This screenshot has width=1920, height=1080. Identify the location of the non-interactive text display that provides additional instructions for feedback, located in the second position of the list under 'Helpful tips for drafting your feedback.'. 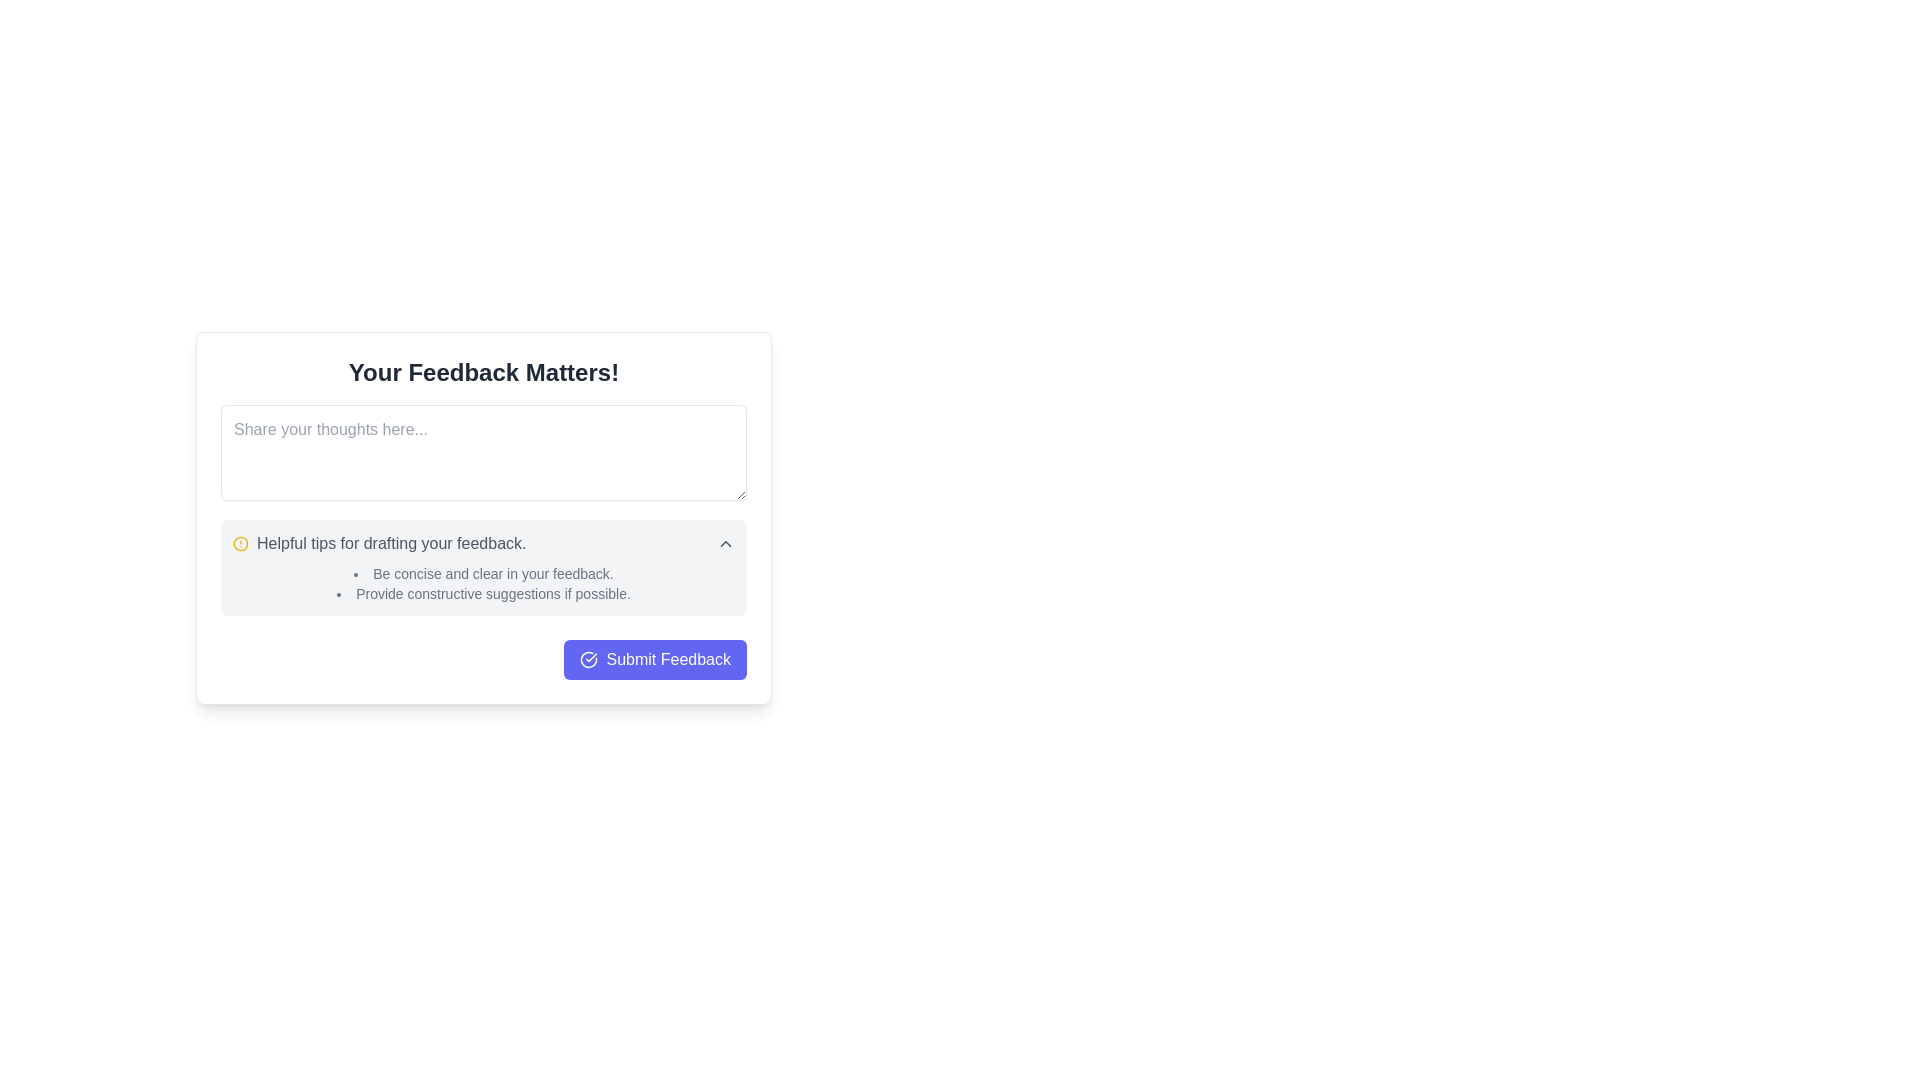
(484, 593).